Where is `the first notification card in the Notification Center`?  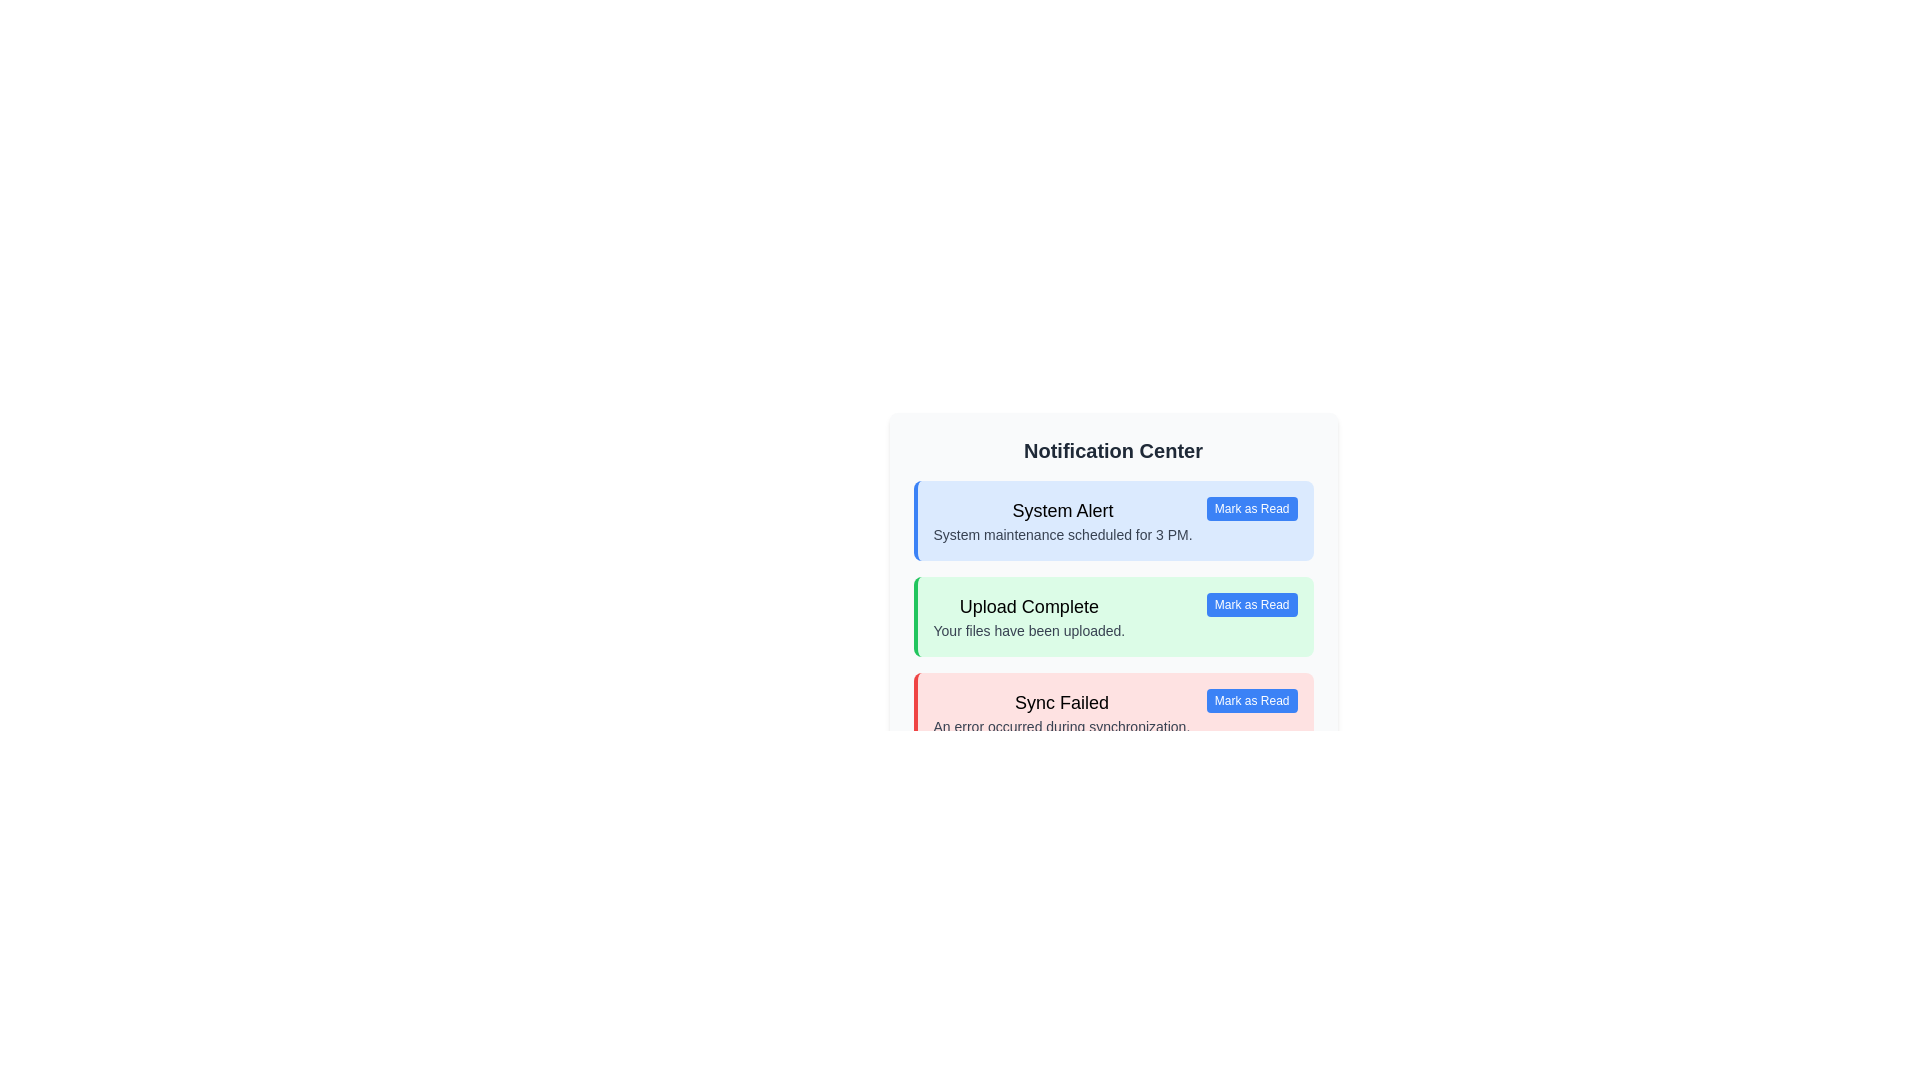 the first notification card in the Notification Center is located at coordinates (1112, 519).